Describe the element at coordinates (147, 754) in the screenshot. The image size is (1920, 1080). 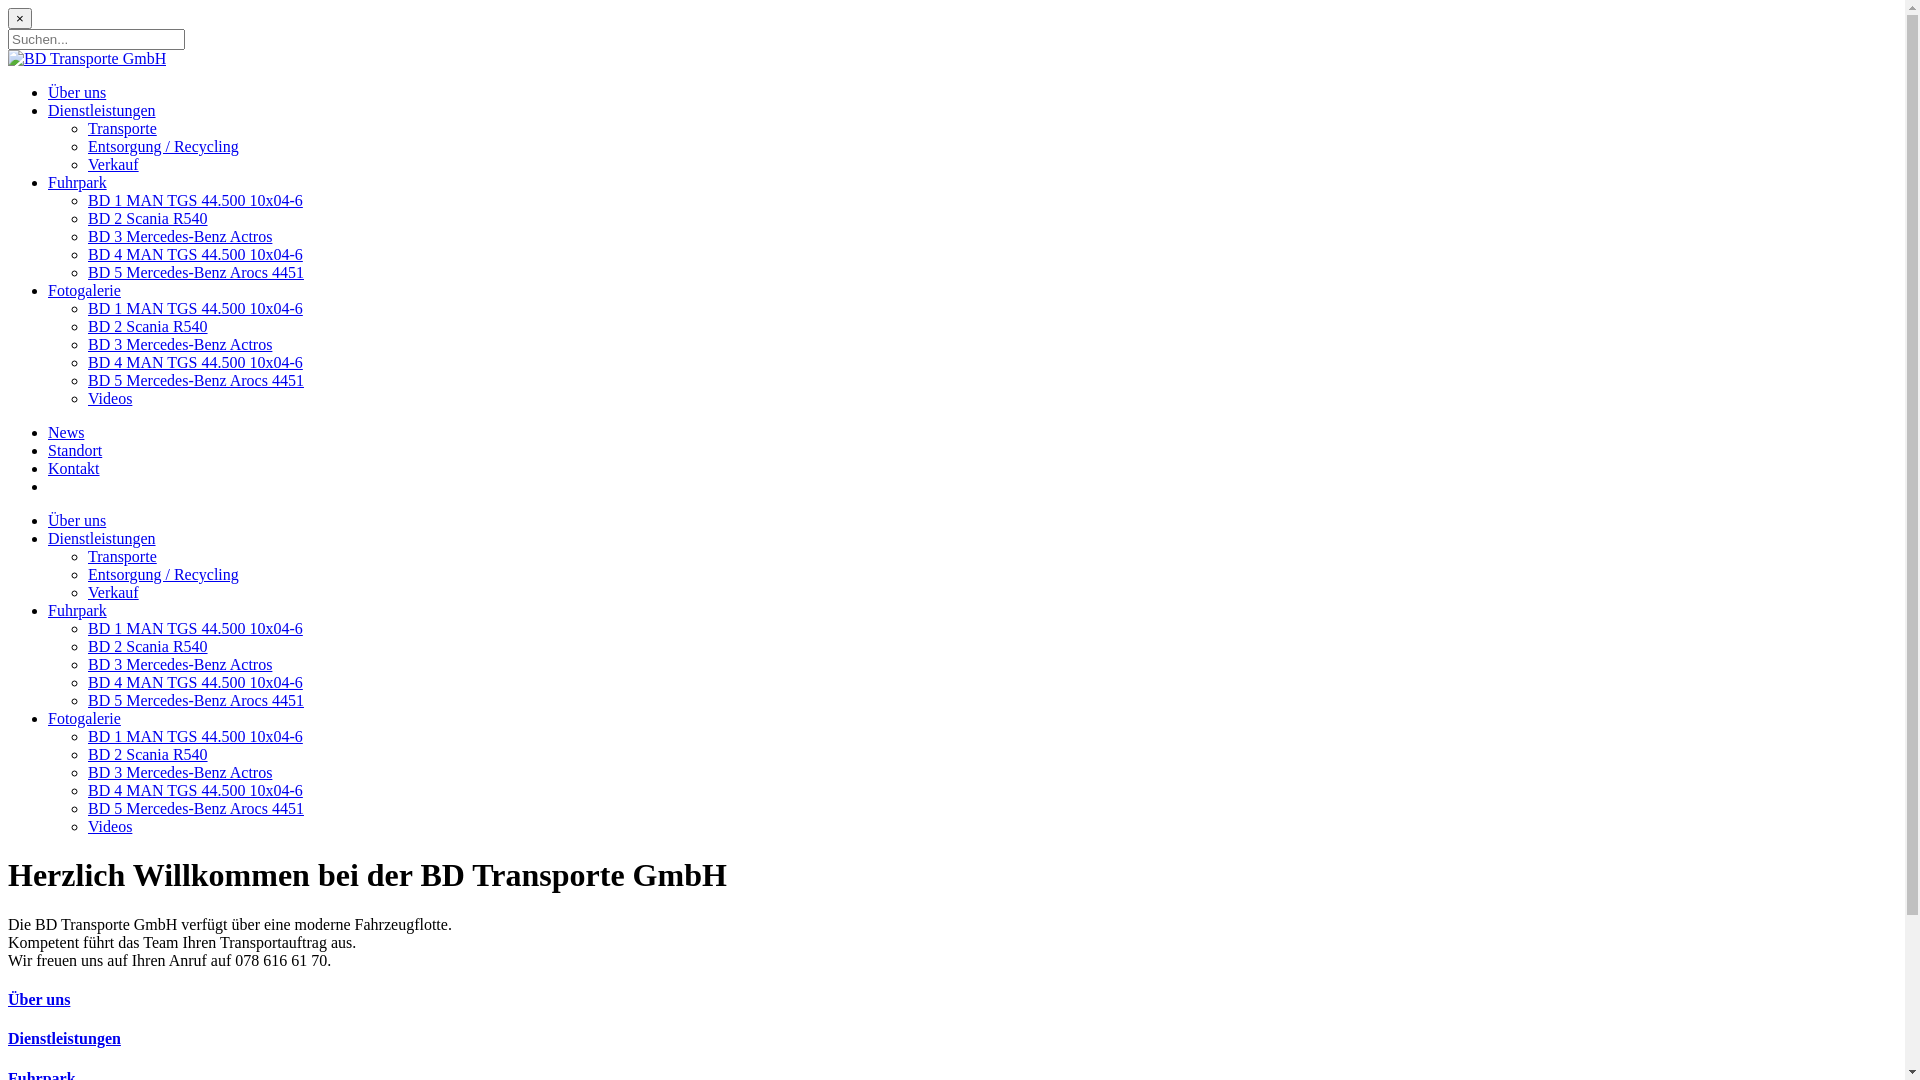
I see `'BD 2 Scania R540'` at that location.